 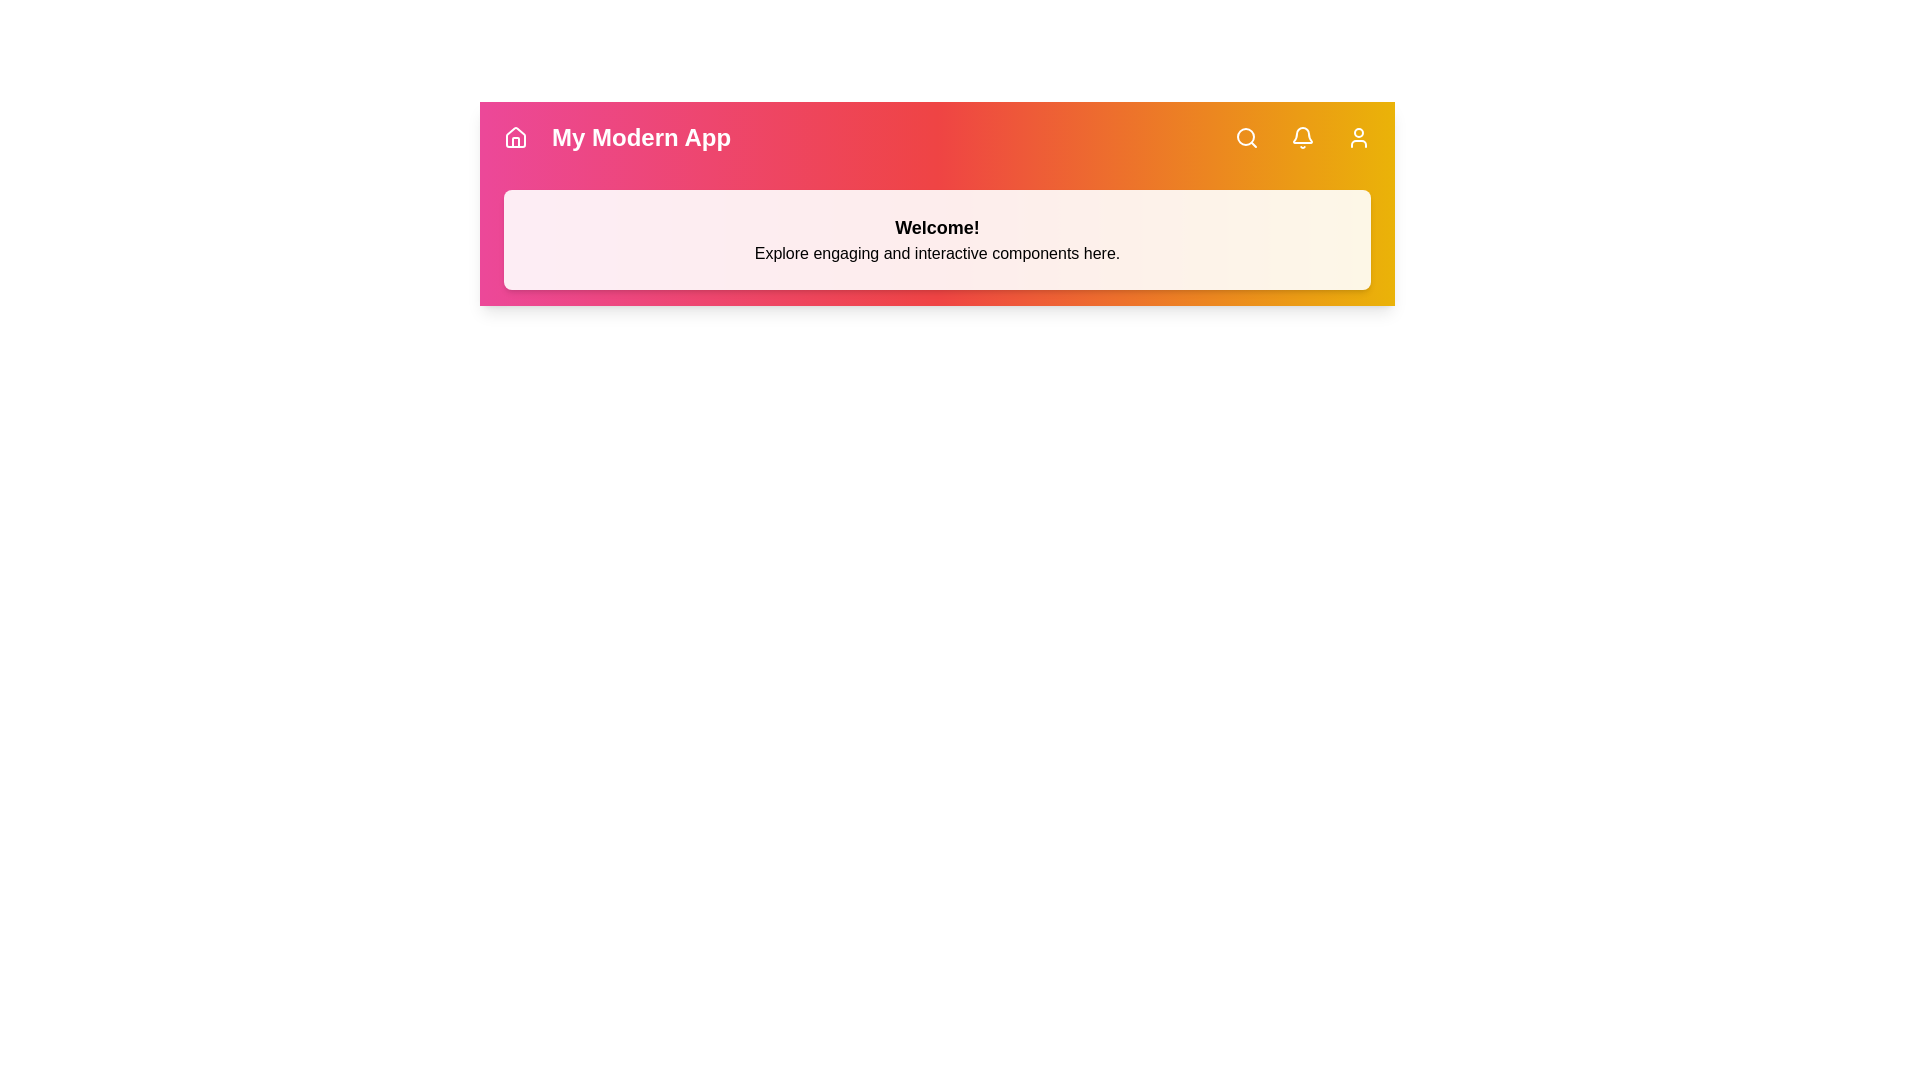 I want to click on the button labeled User to observe visual feedback, so click(x=1358, y=137).